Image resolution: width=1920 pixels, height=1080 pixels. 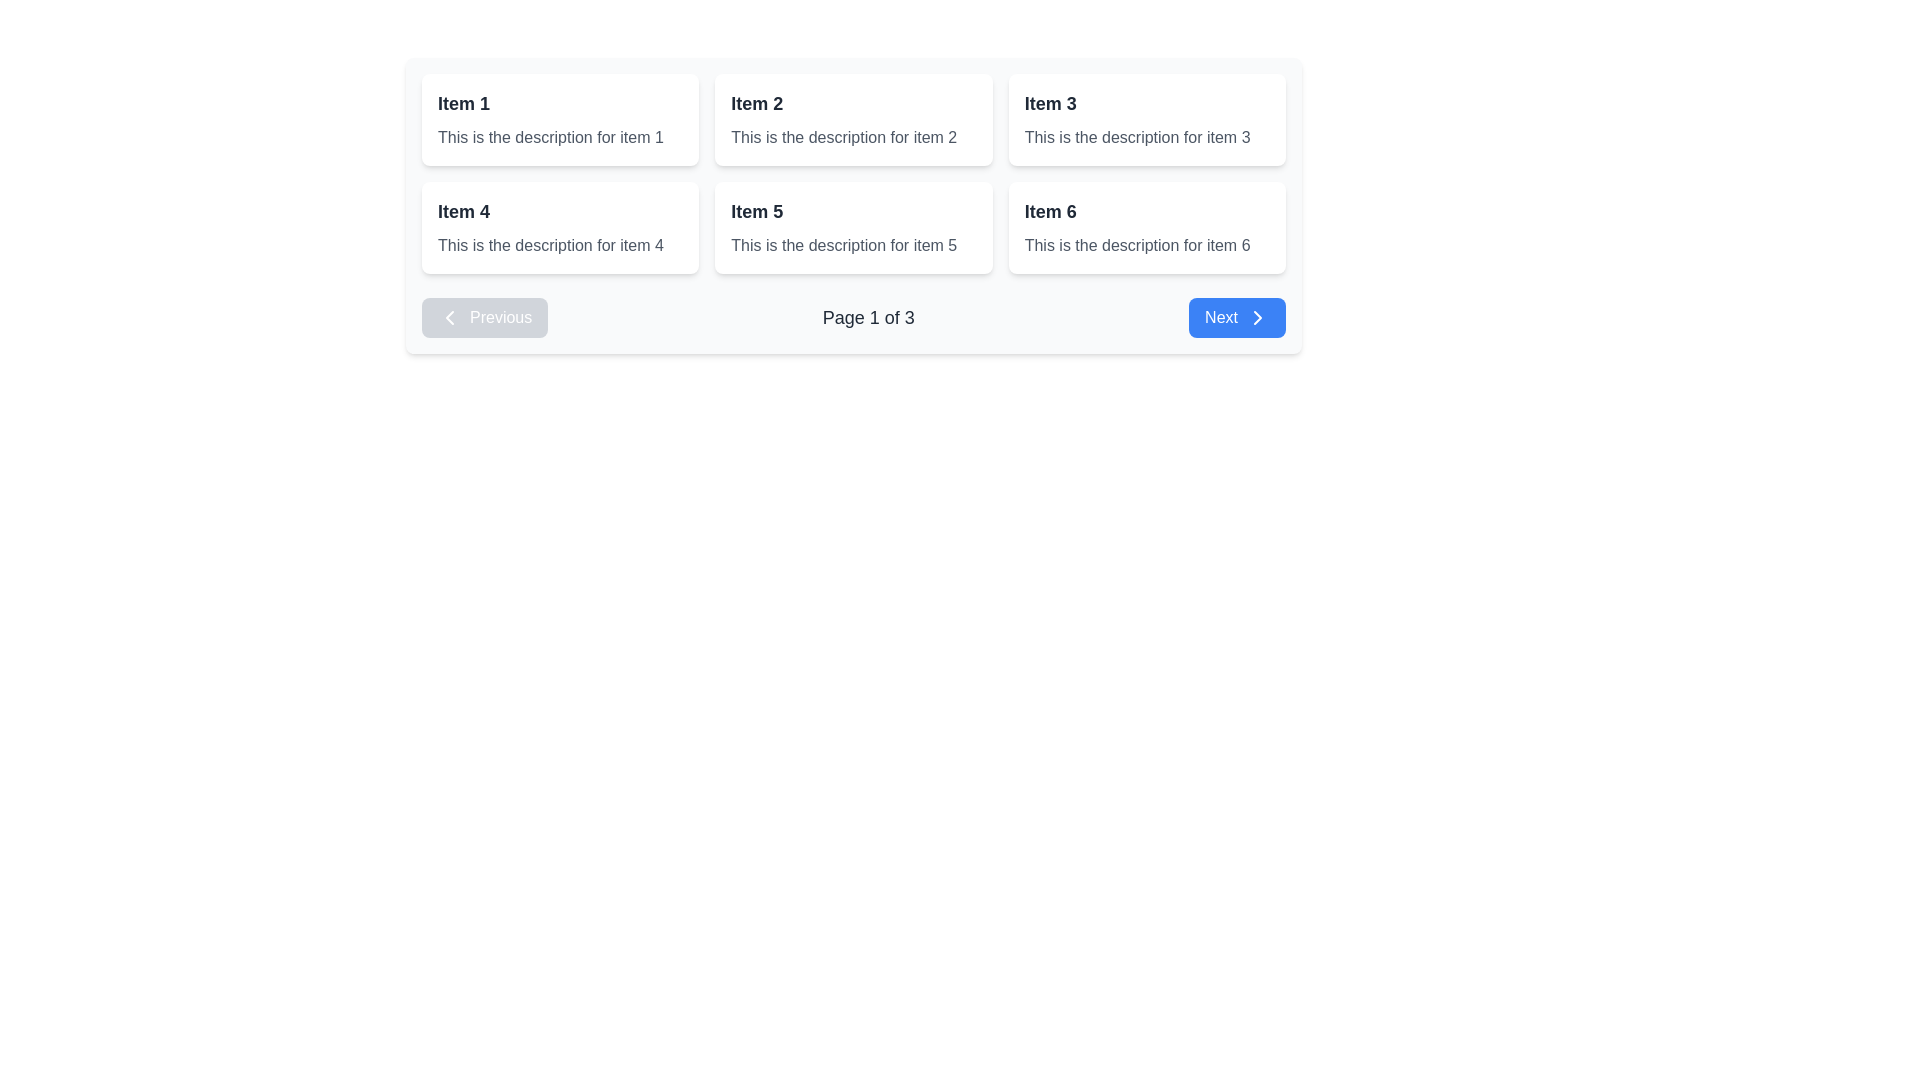 I want to click on the Text label that provides a brief description for 'Item 1', located directly beneath the bold title 'Item 1', so click(x=550, y=137).